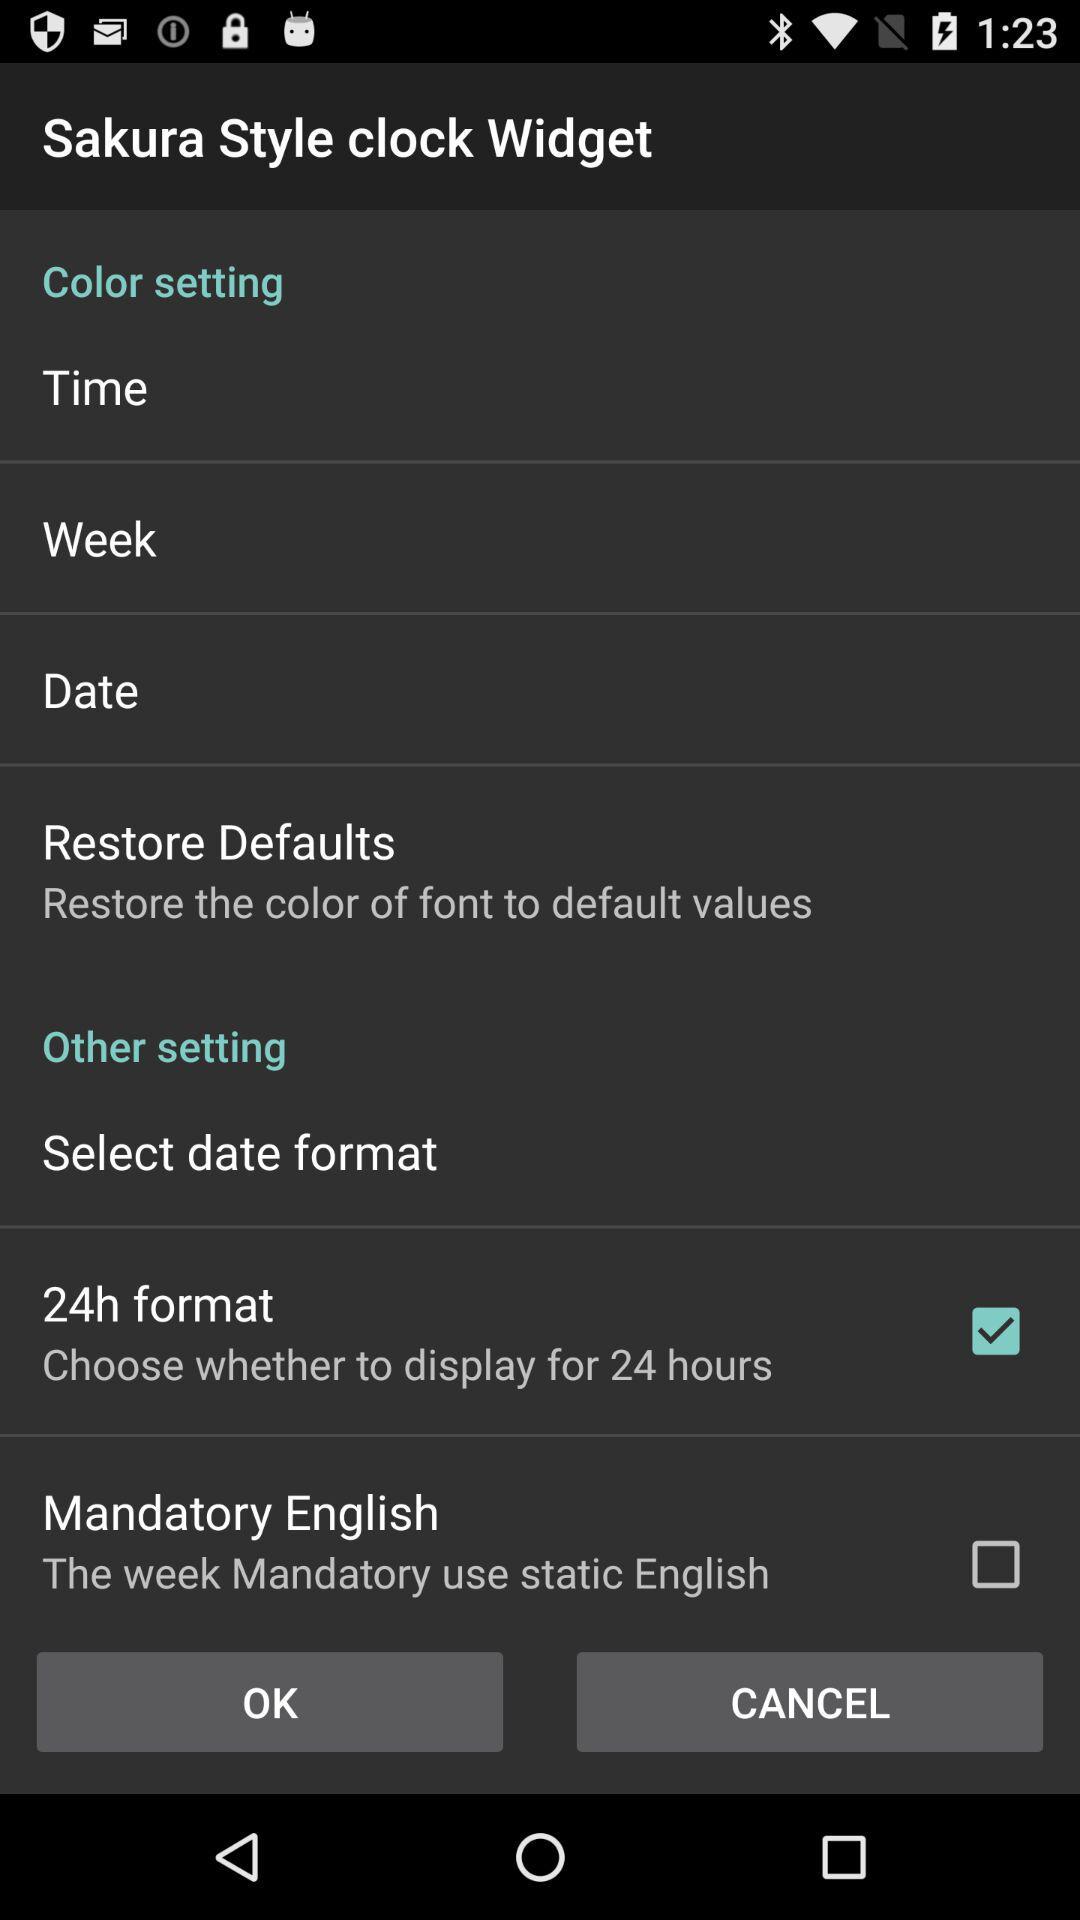 The image size is (1080, 1920). What do you see at coordinates (810, 1701) in the screenshot?
I see `the cancel icon` at bounding box center [810, 1701].